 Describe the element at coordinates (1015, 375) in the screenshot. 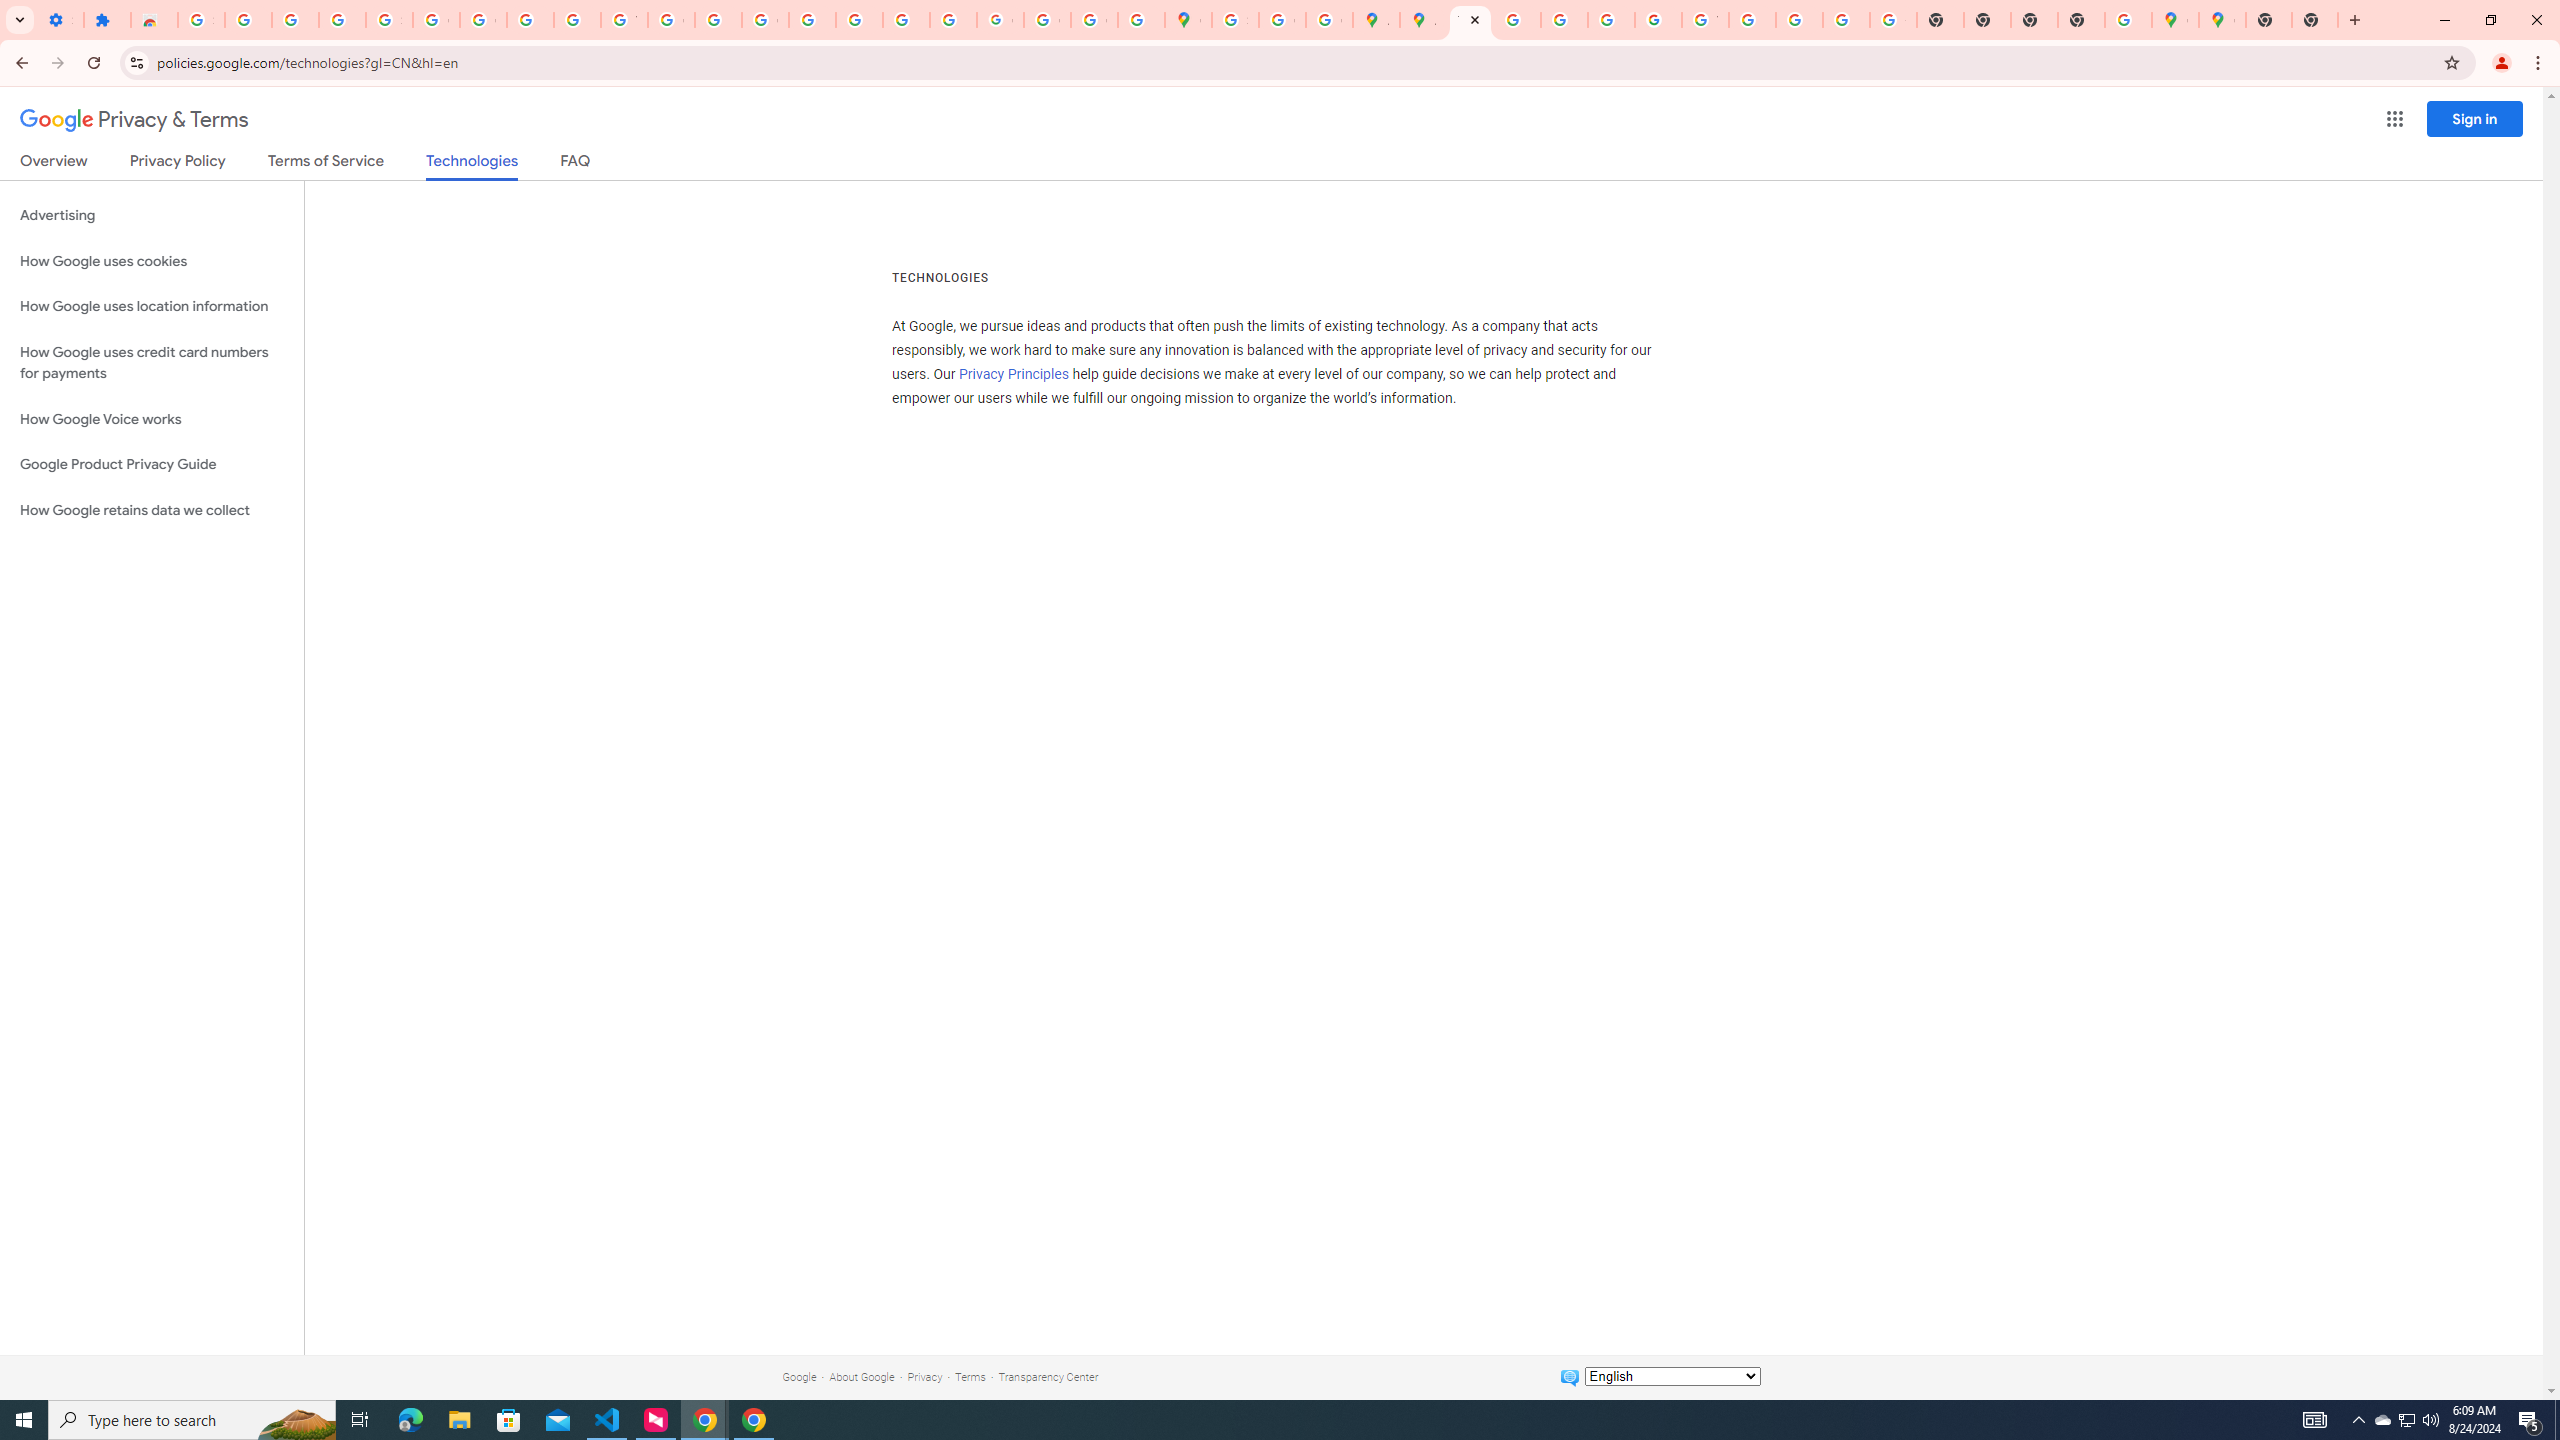

I see `'Privacy Principles'` at that location.